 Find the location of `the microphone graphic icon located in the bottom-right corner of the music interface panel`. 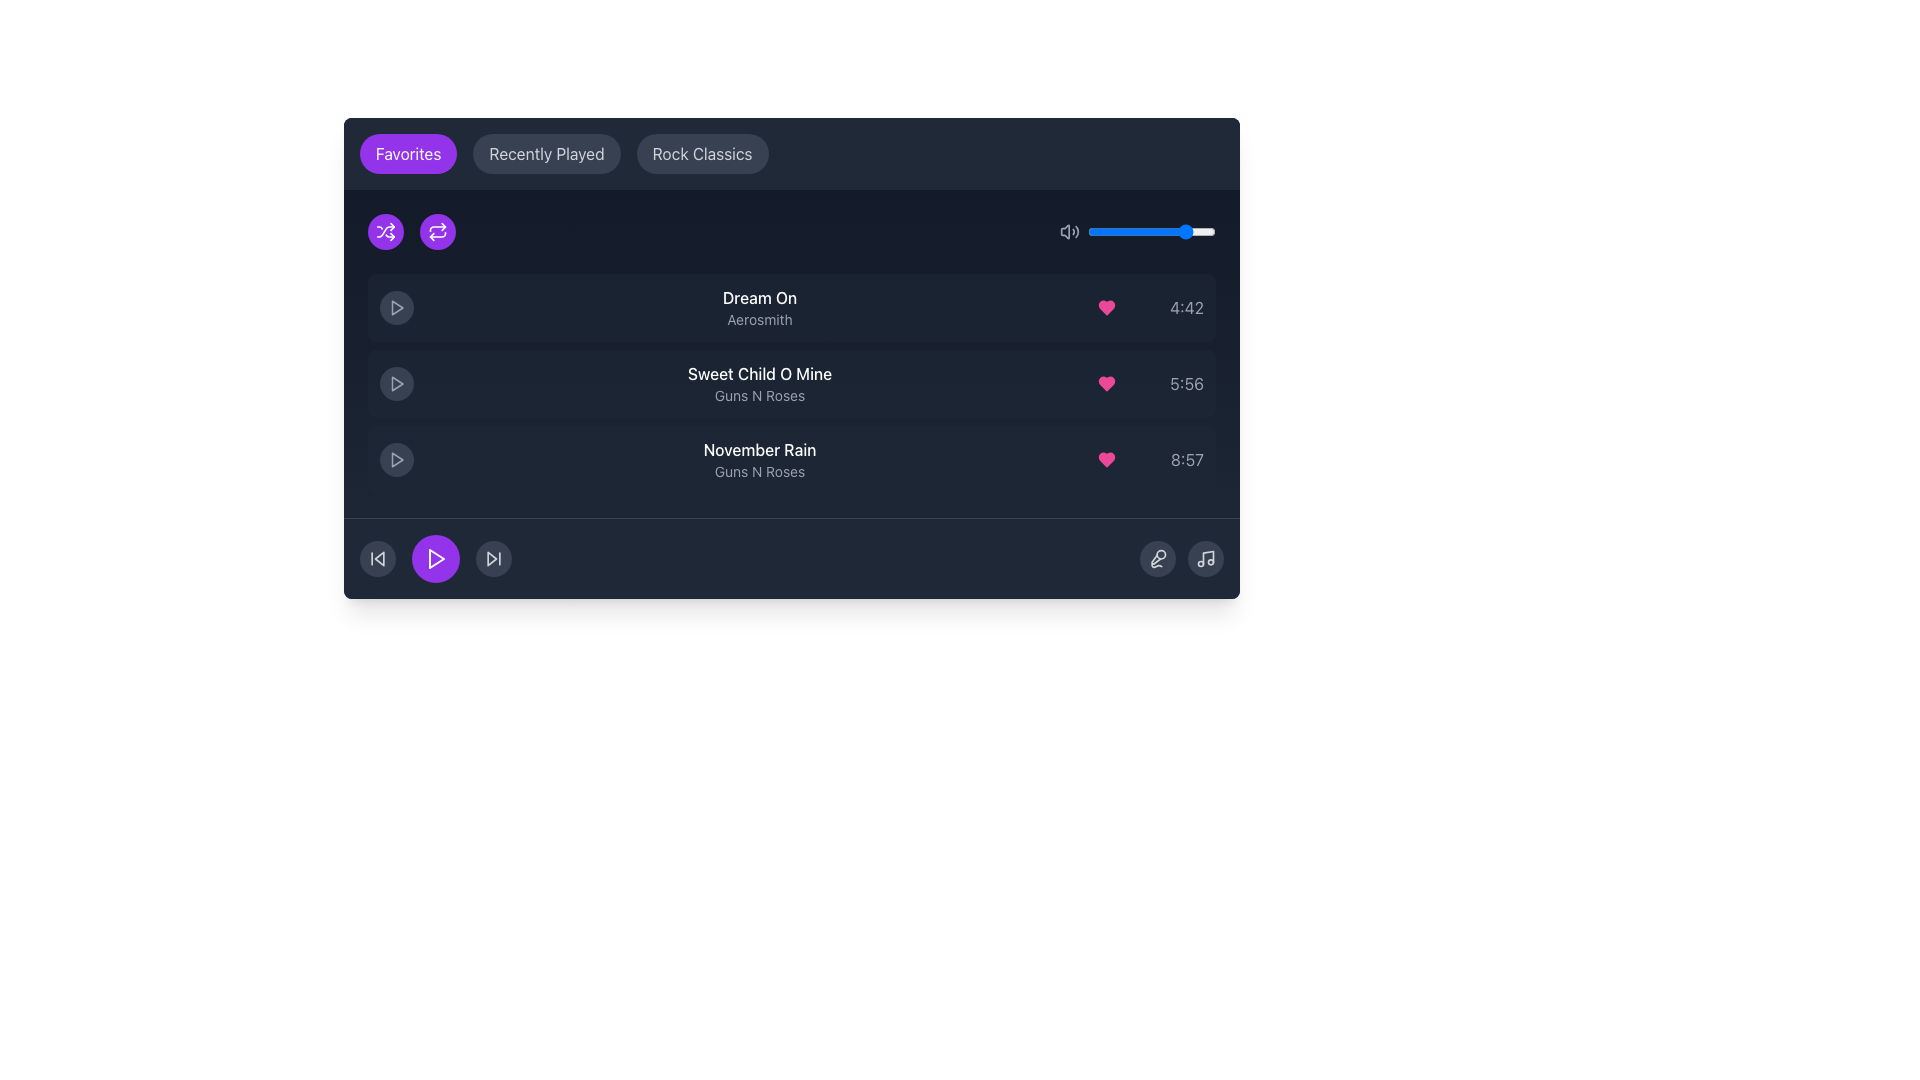

the microphone graphic icon located in the bottom-right corner of the music interface panel is located at coordinates (1156, 559).